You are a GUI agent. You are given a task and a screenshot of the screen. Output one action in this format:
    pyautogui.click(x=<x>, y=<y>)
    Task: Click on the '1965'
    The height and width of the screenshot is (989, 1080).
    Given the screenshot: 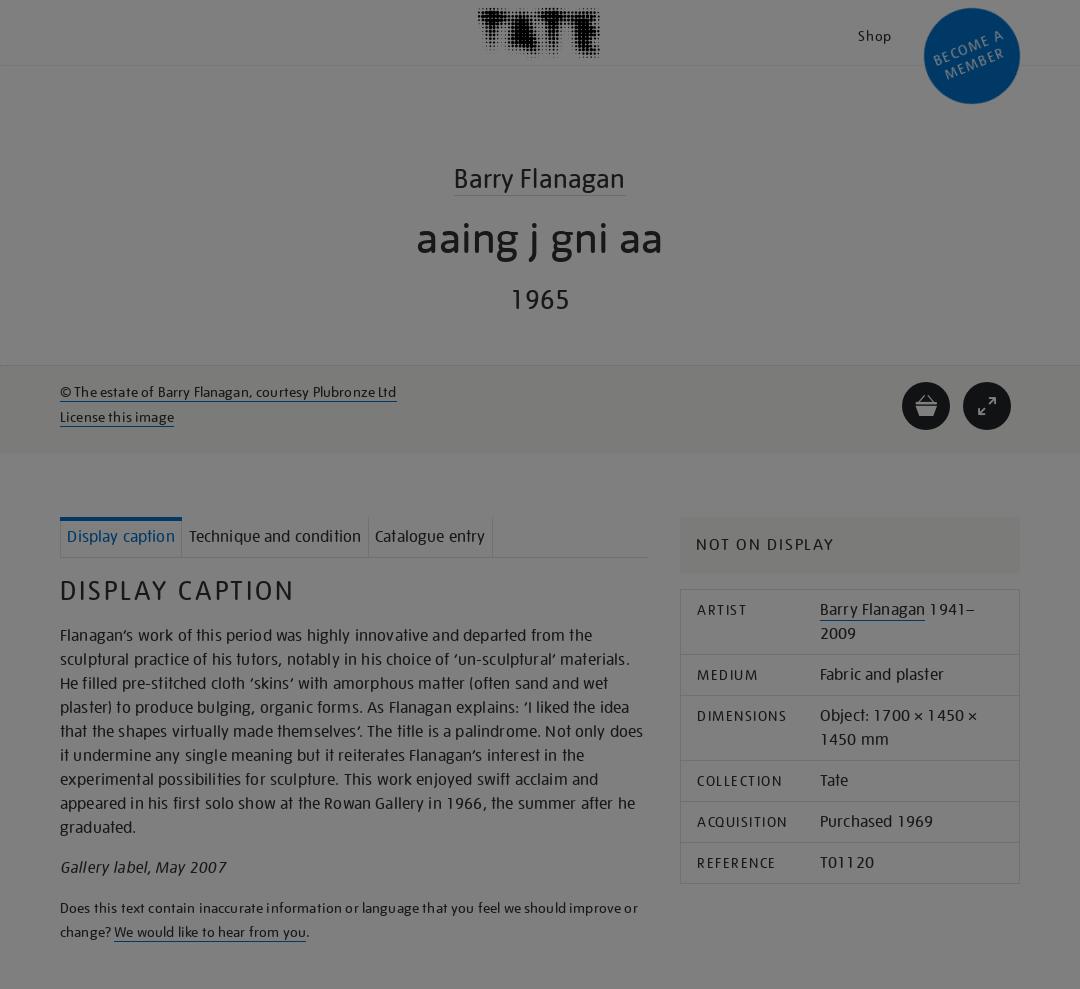 What is the action you would take?
    pyautogui.click(x=538, y=299)
    